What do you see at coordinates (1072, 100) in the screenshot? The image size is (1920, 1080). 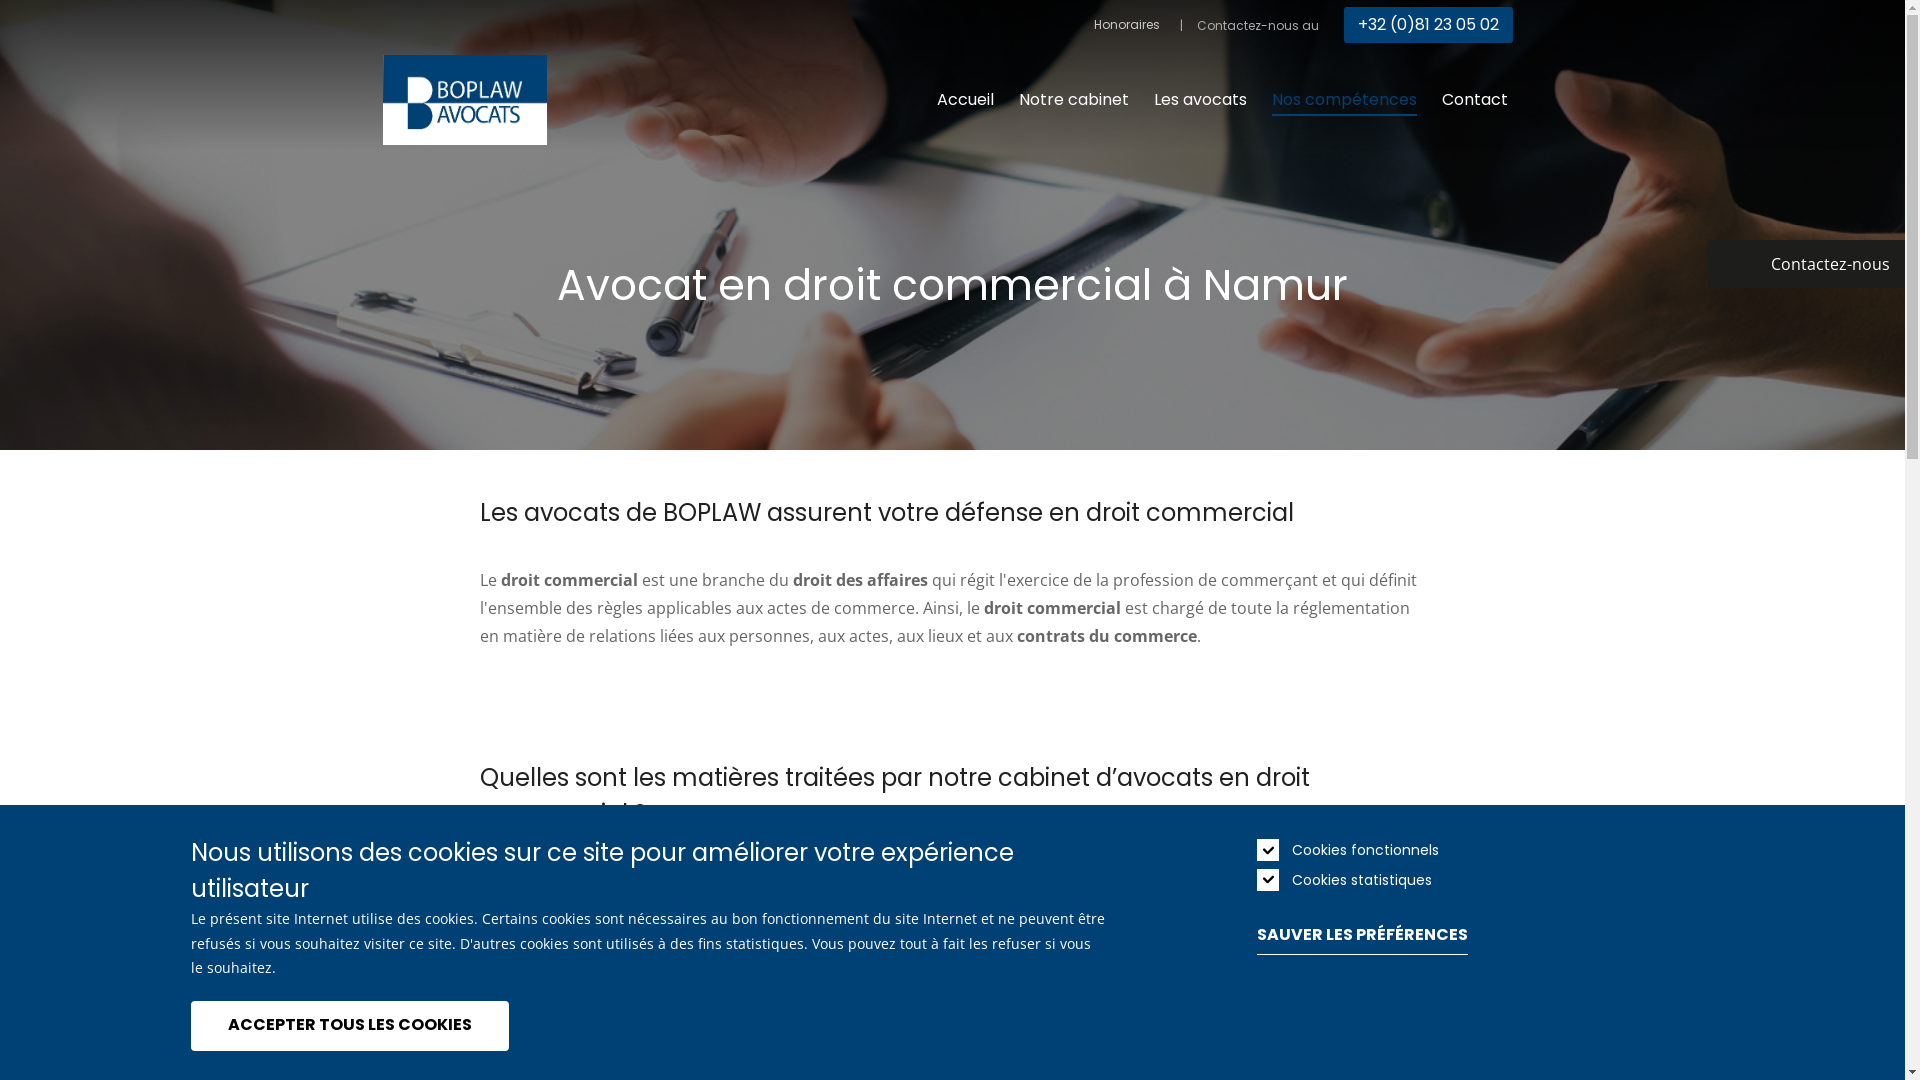 I see `'Notre cabinet'` at bounding box center [1072, 100].